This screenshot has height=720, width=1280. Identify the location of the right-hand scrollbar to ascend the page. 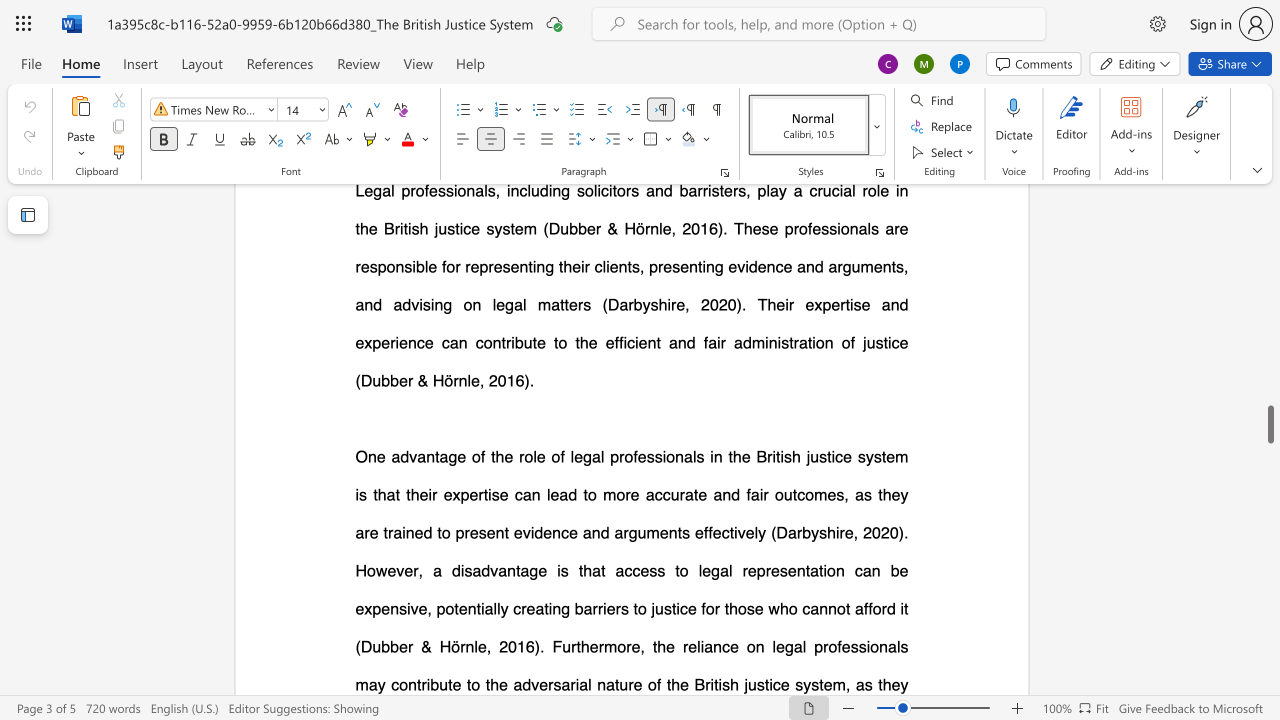
(1269, 528).